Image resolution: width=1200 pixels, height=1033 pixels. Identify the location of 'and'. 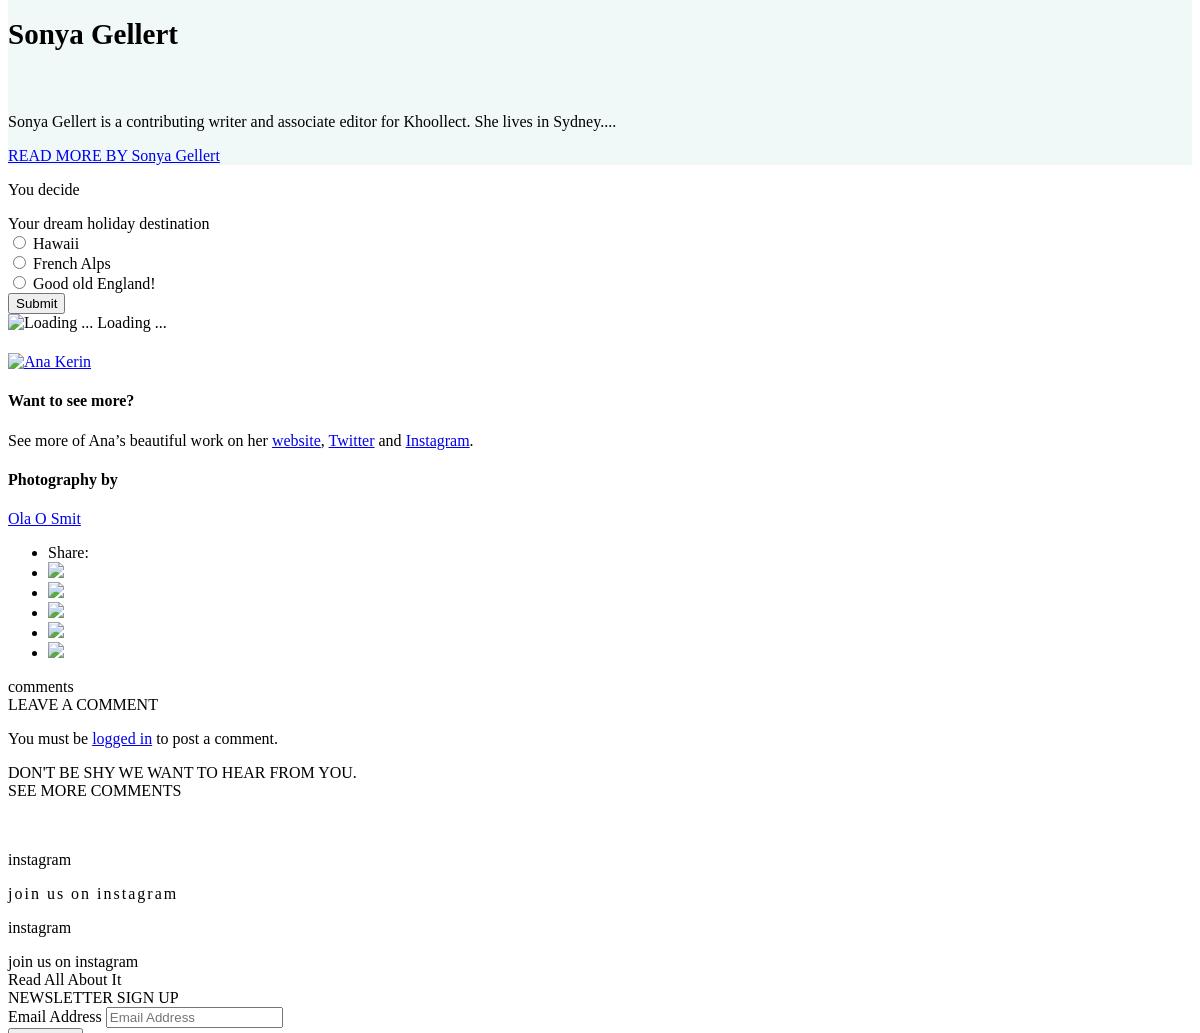
(389, 439).